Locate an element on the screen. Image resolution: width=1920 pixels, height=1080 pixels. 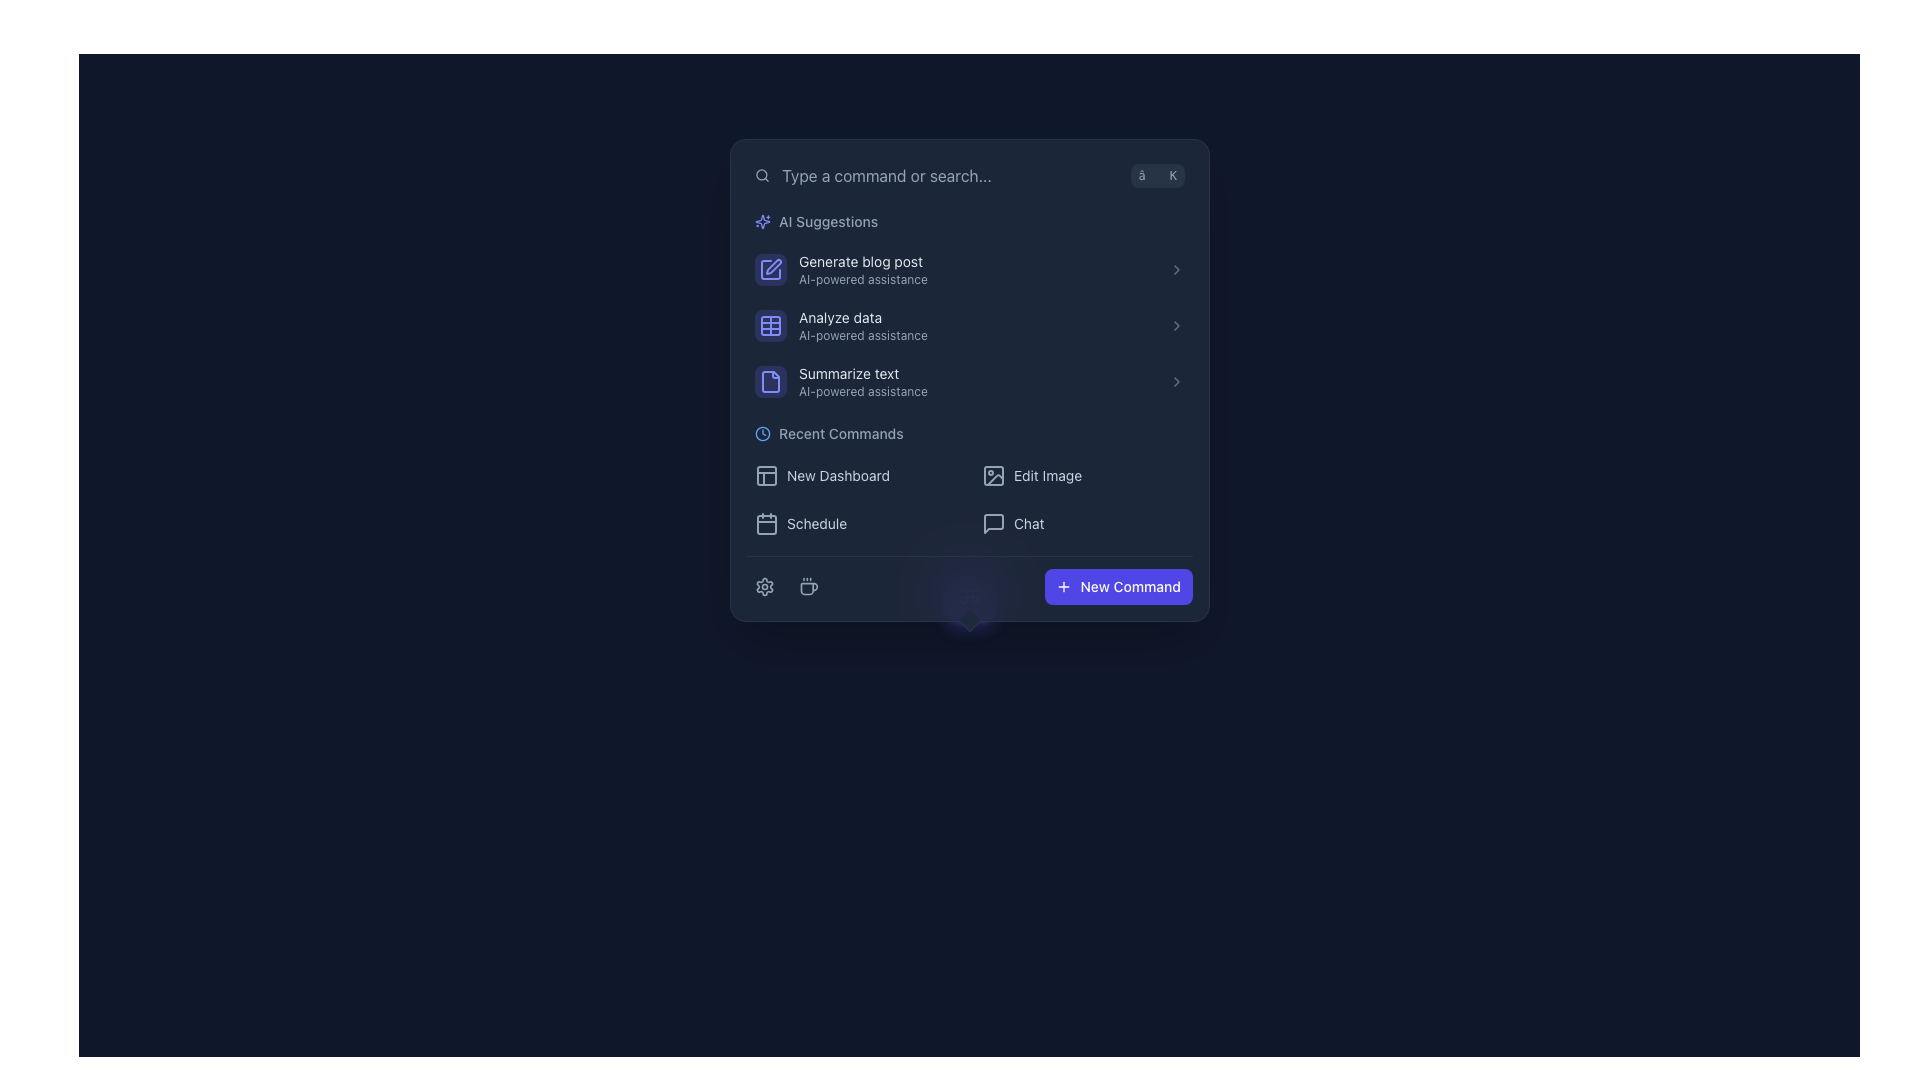
the text label that serves as a description for the 'Edit Image' command, located to the right of the image-related icon in the 'Recent Commands' section is located at coordinates (1046, 475).